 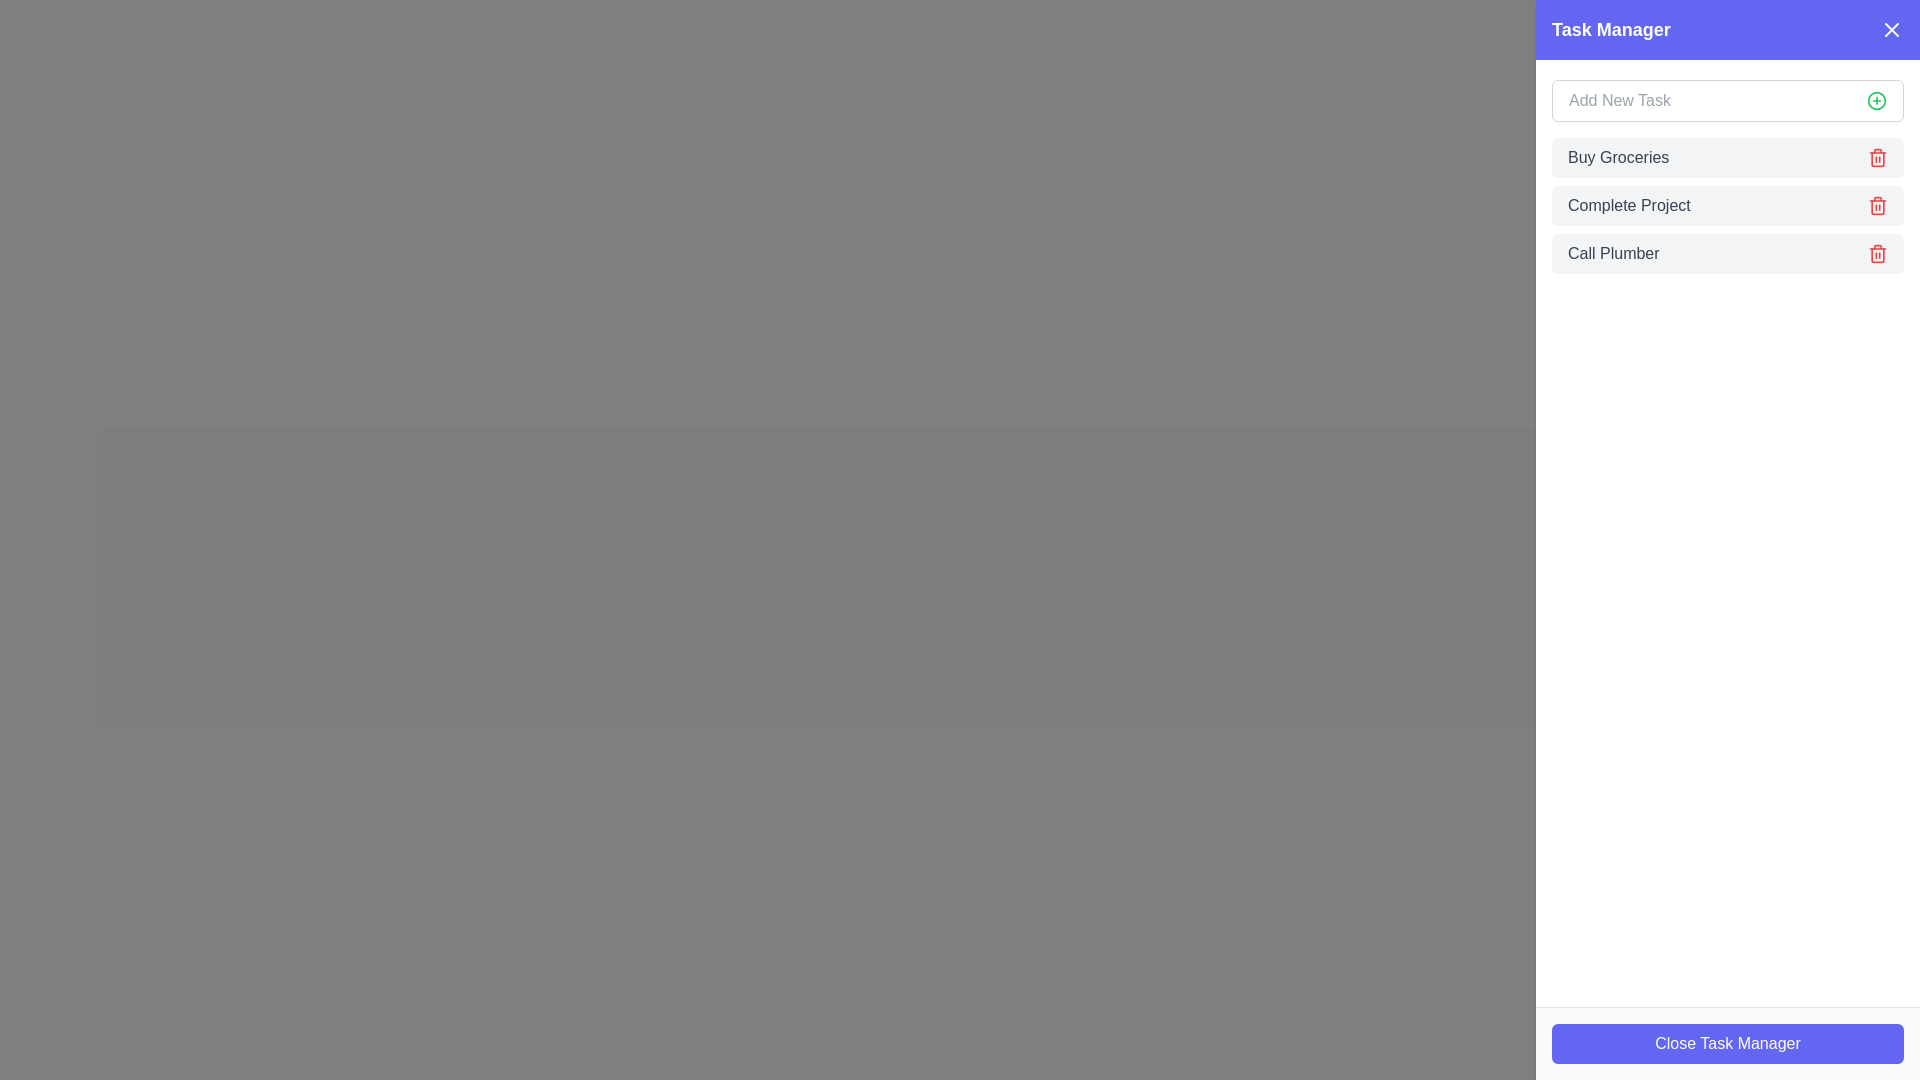 I want to click on the close button of the 'Task Manager' panel to observe the color change, so click(x=1727, y=1043).